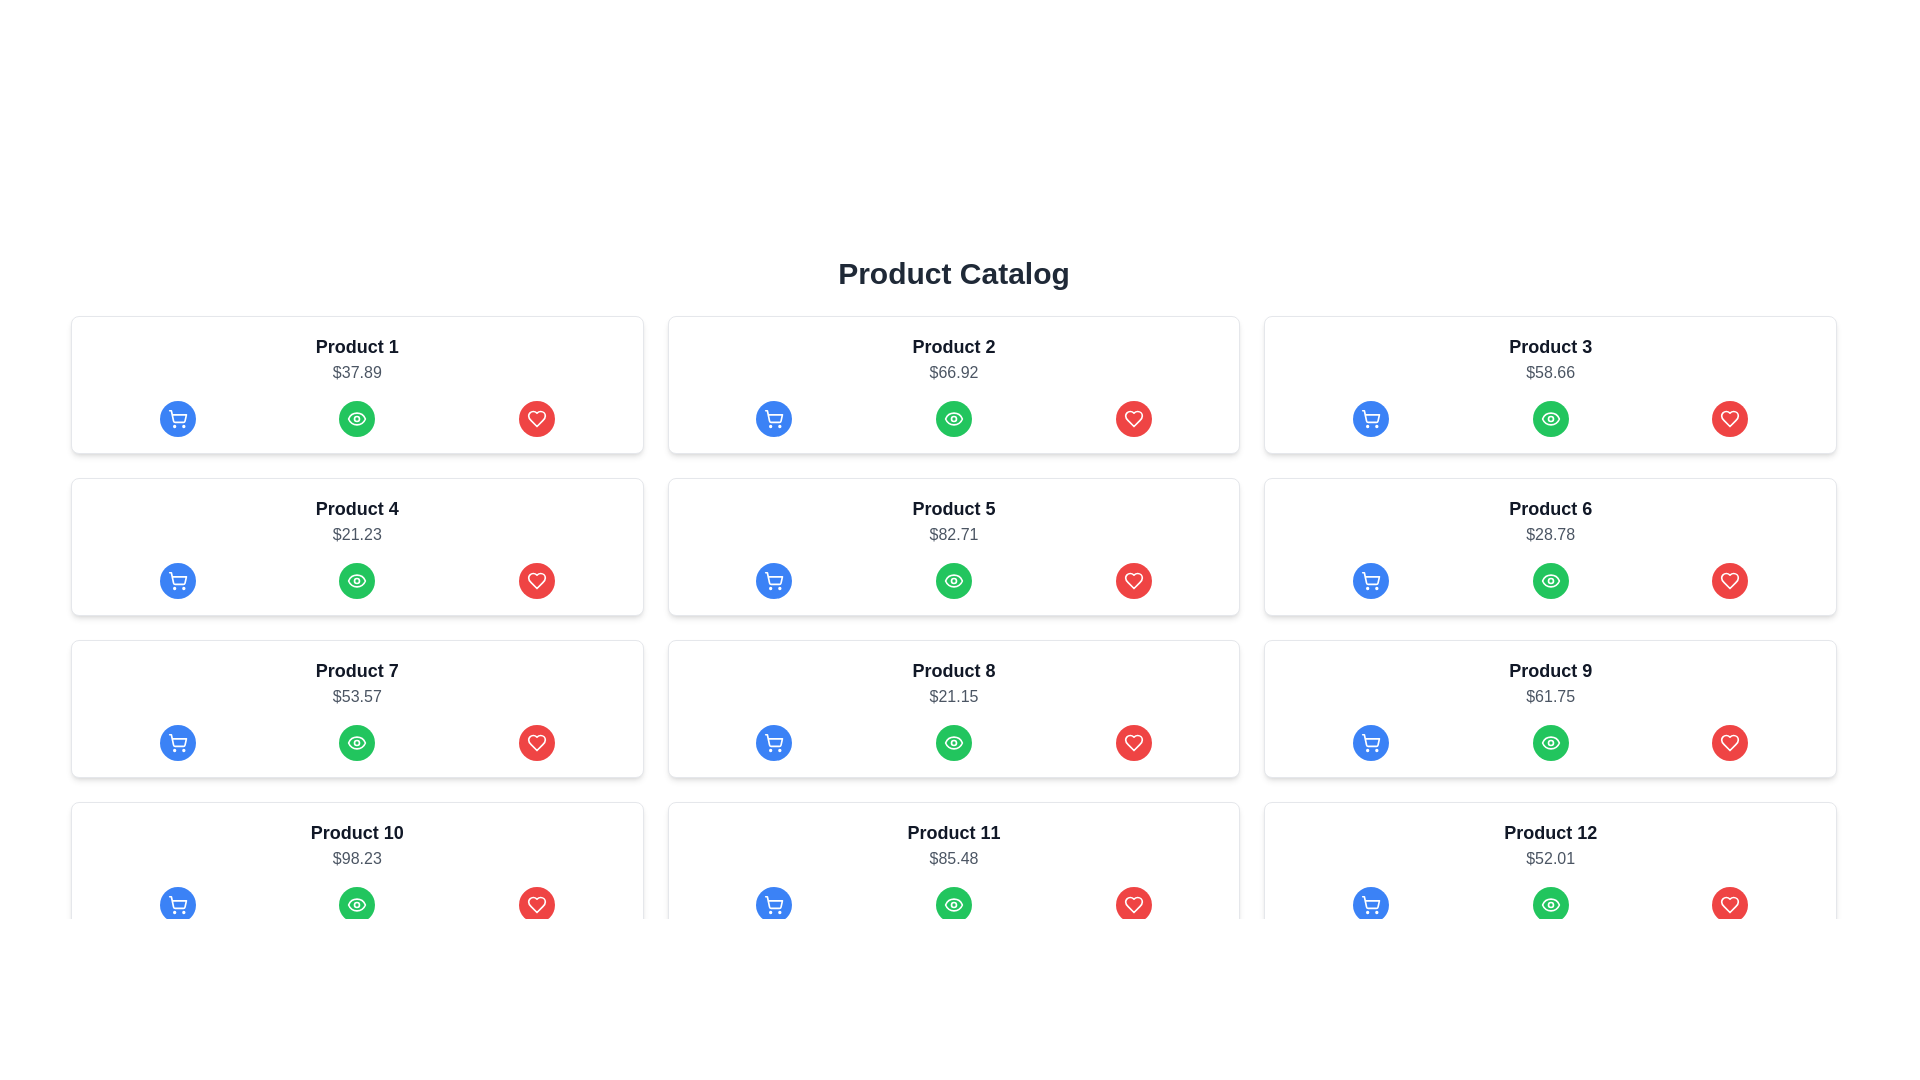  Describe the element at coordinates (536, 905) in the screenshot. I see `the 'Favorite' button located at the bottom-right corner of the 'Product 10' card` at that location.